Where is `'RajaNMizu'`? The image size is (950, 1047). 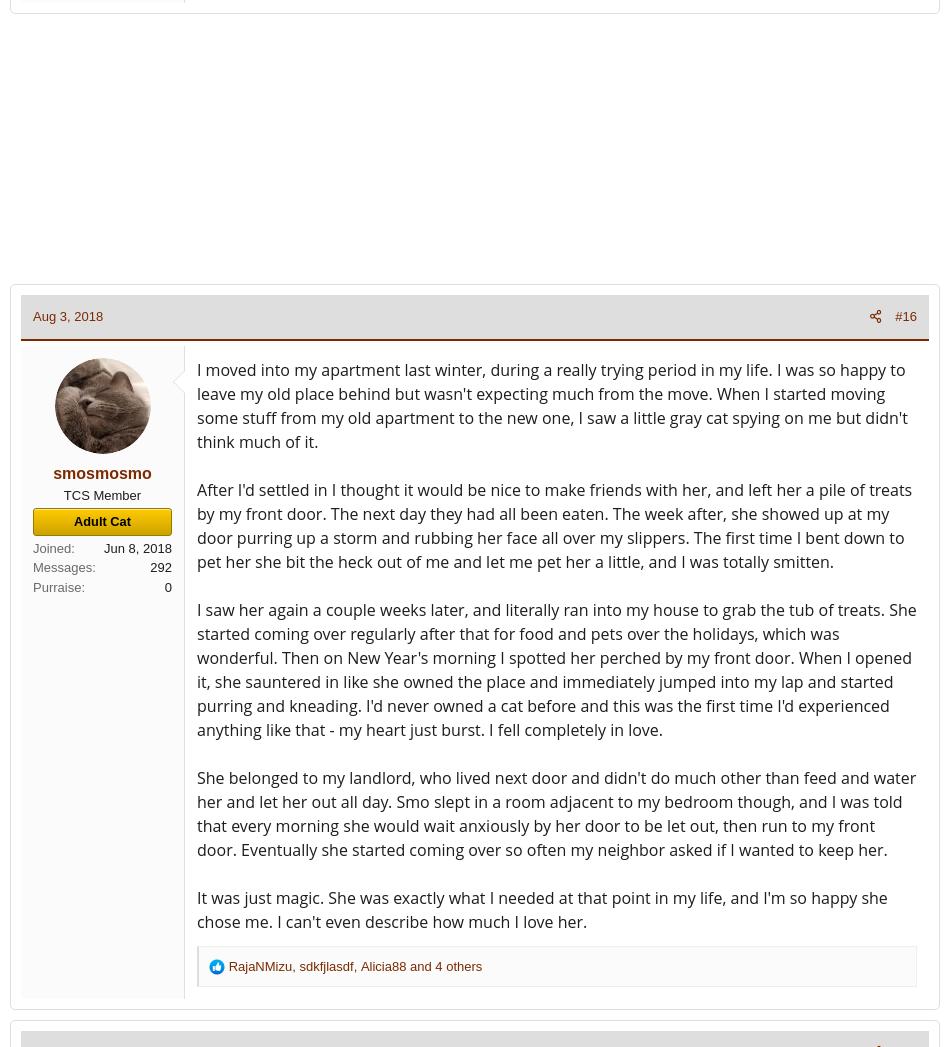 'RajaNMizu' is located at coordinates (259, 964).